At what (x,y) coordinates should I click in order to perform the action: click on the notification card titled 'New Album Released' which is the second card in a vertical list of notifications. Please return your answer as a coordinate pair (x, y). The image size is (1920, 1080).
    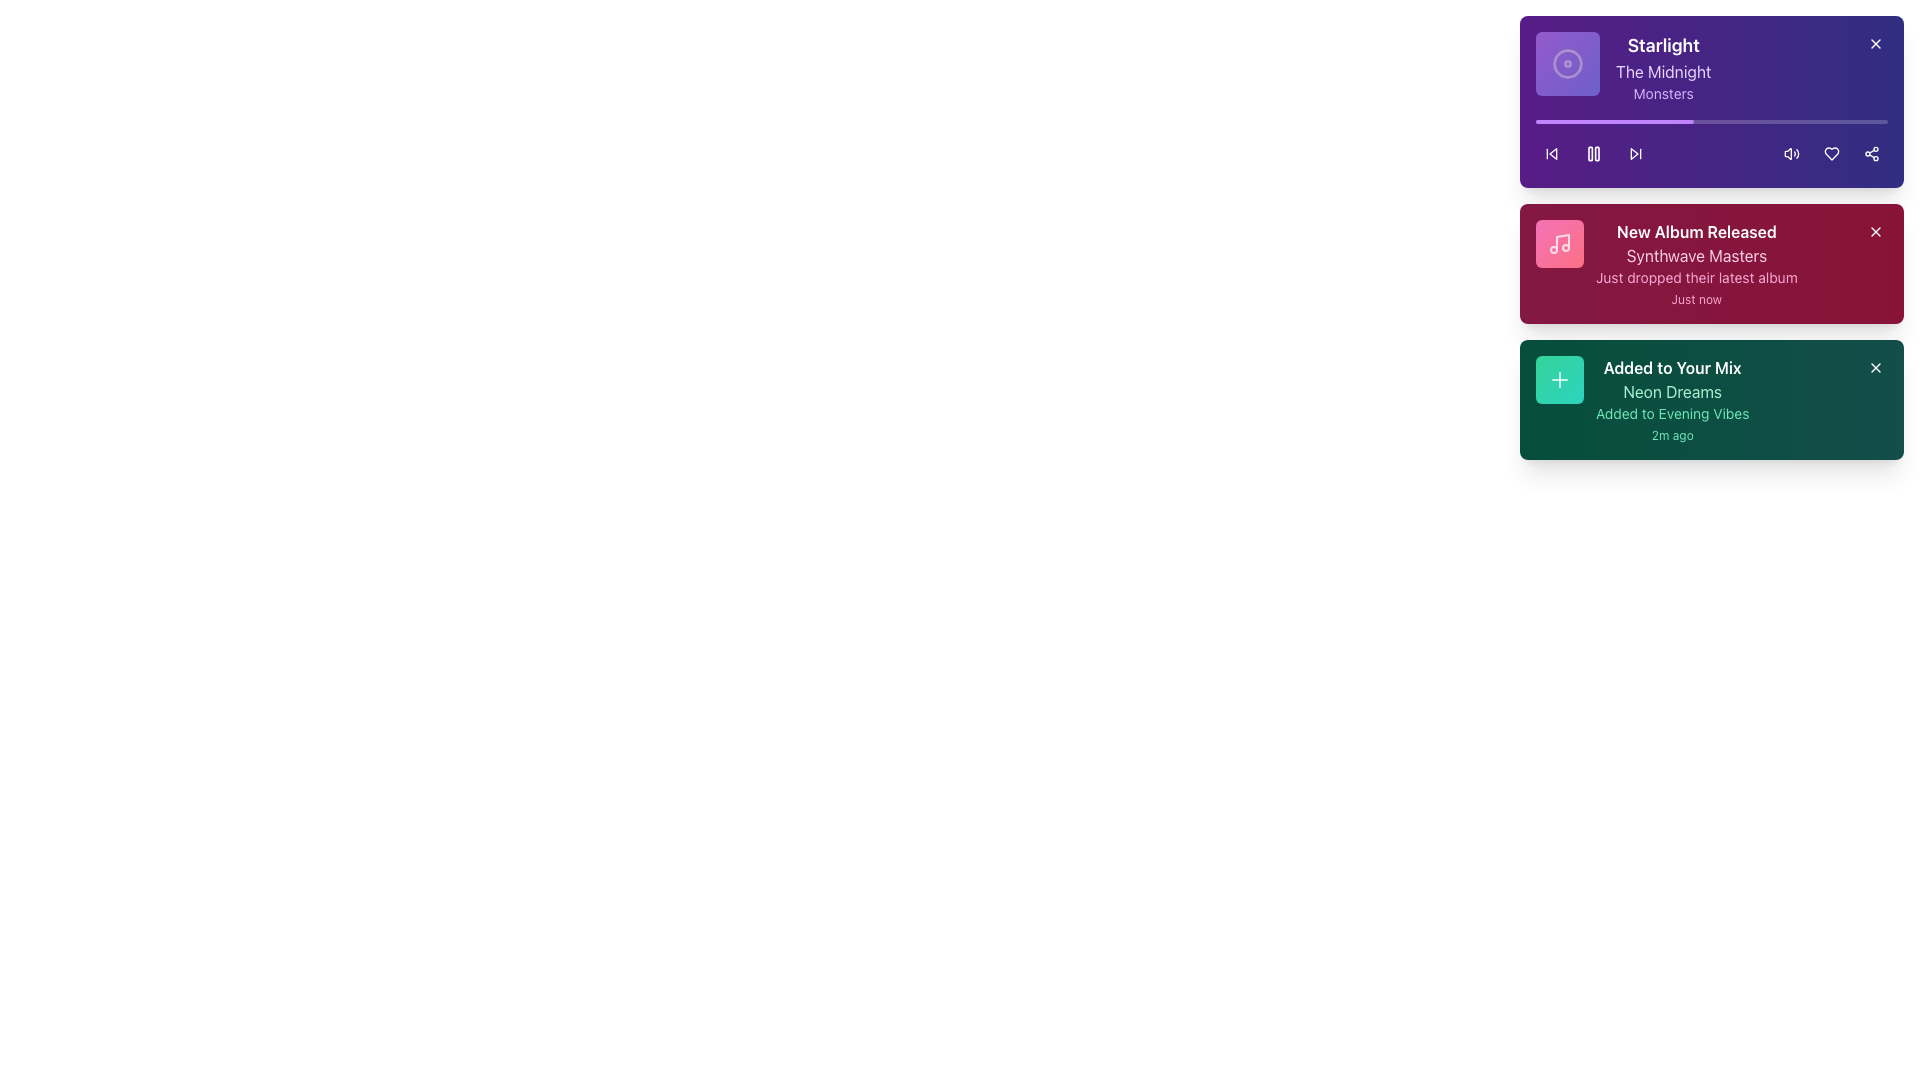
    Looking at the image, I should click on (1666, 262).